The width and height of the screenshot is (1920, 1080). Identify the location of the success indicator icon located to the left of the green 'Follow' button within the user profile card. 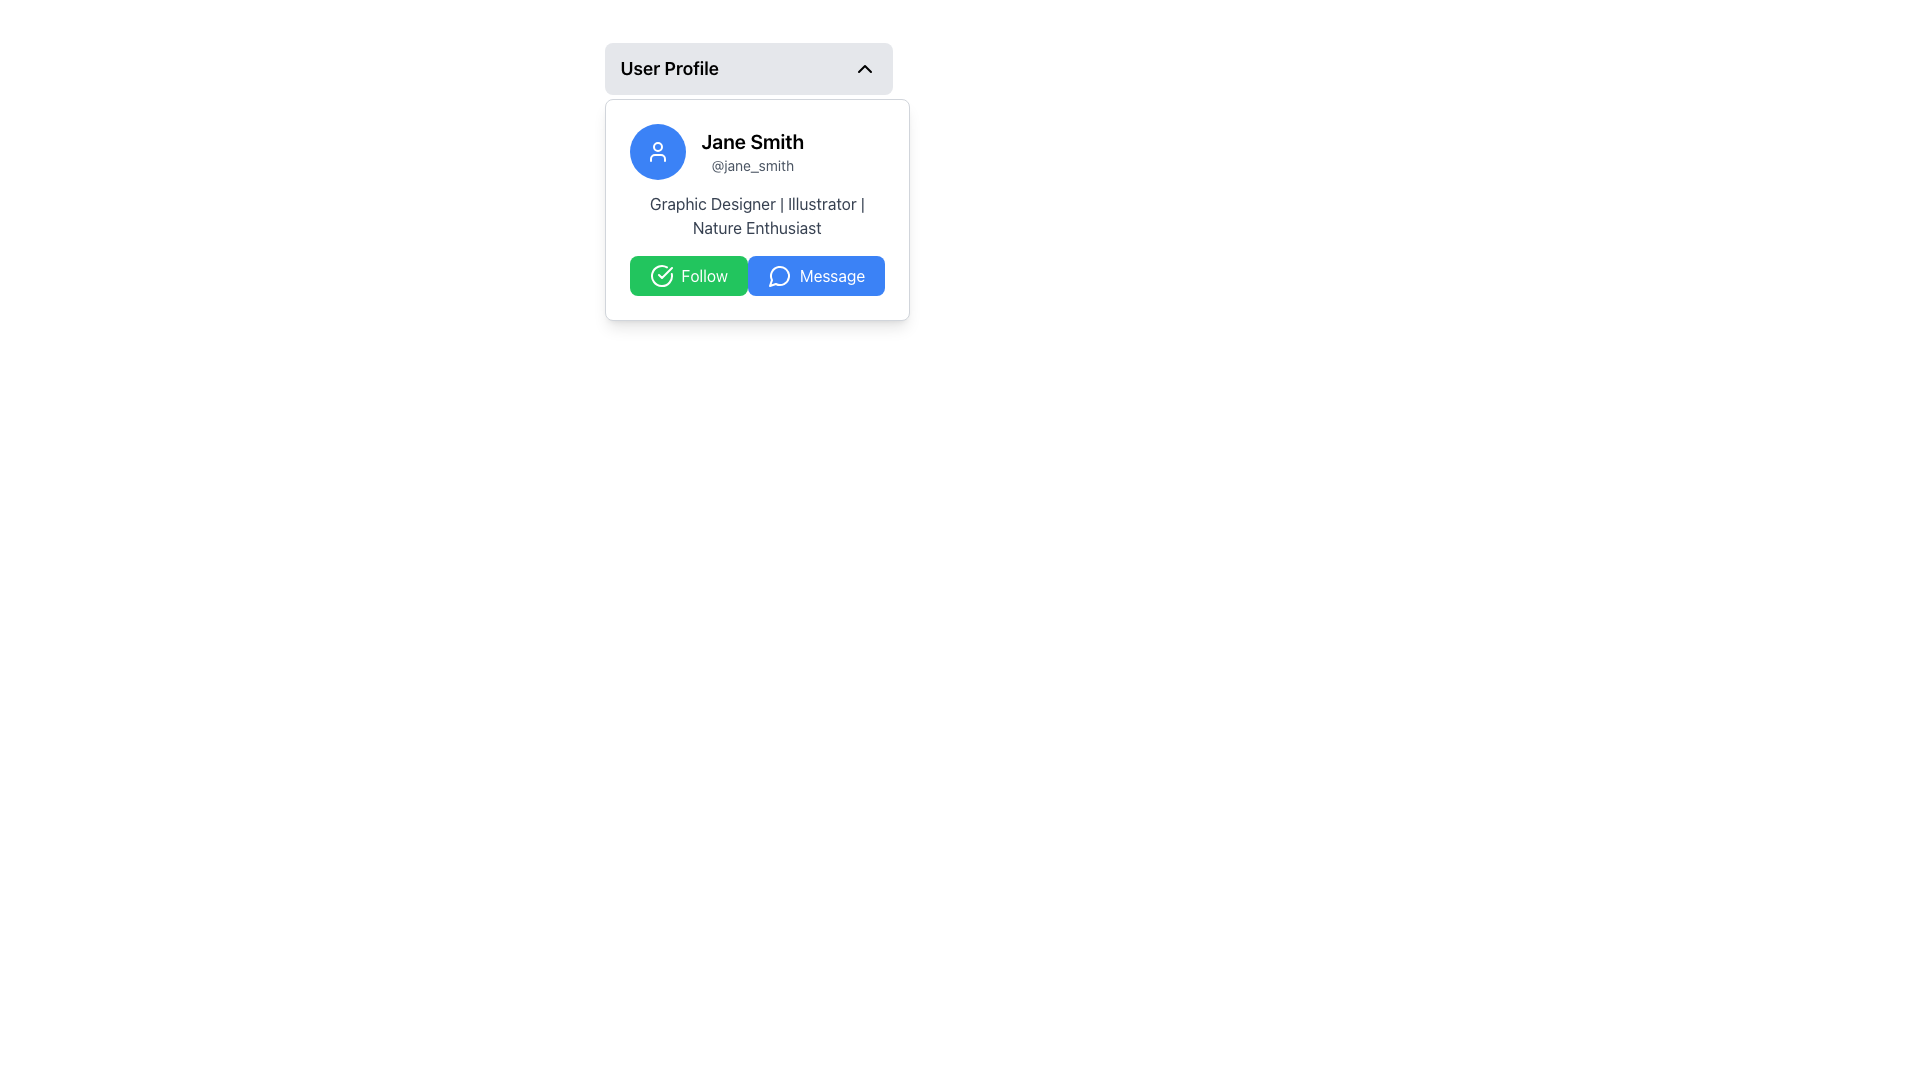
(661, 276).